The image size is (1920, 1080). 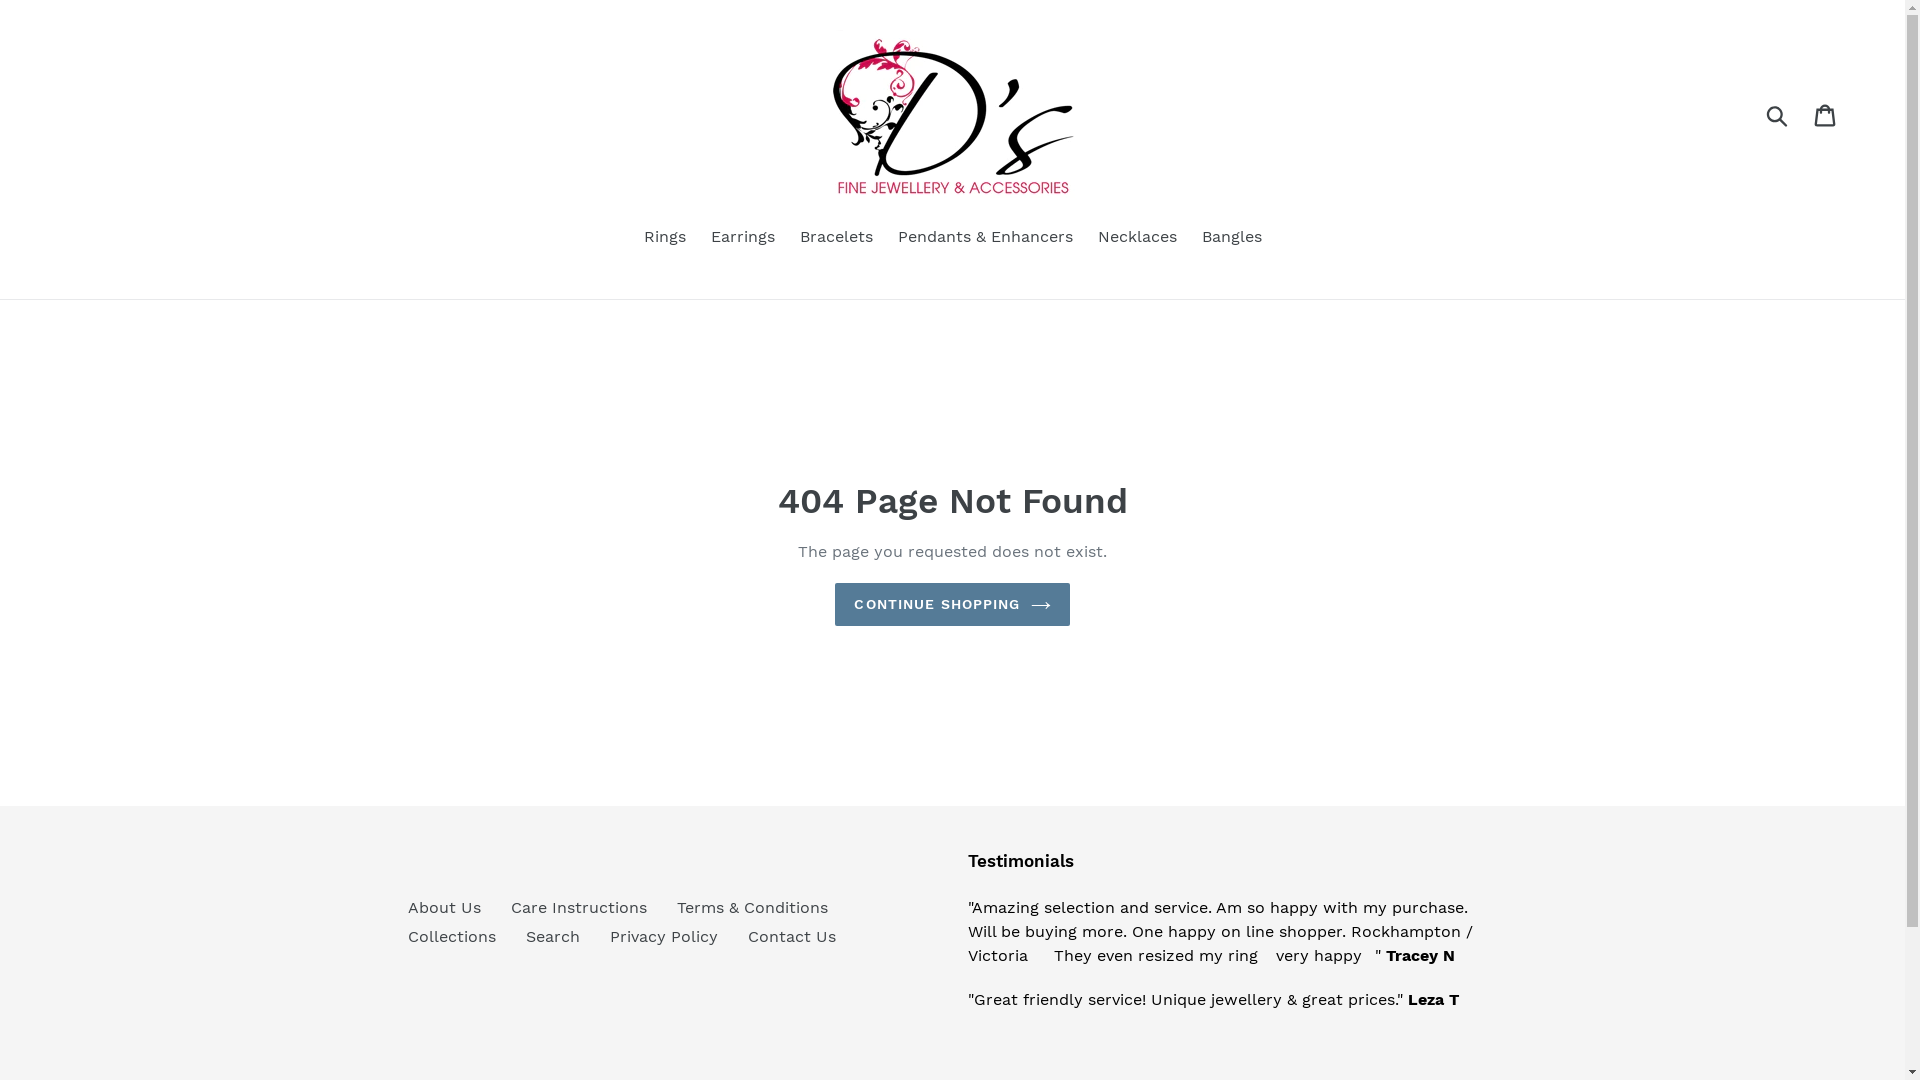 I want to click on 'About Us', so click(x=443, y=907).